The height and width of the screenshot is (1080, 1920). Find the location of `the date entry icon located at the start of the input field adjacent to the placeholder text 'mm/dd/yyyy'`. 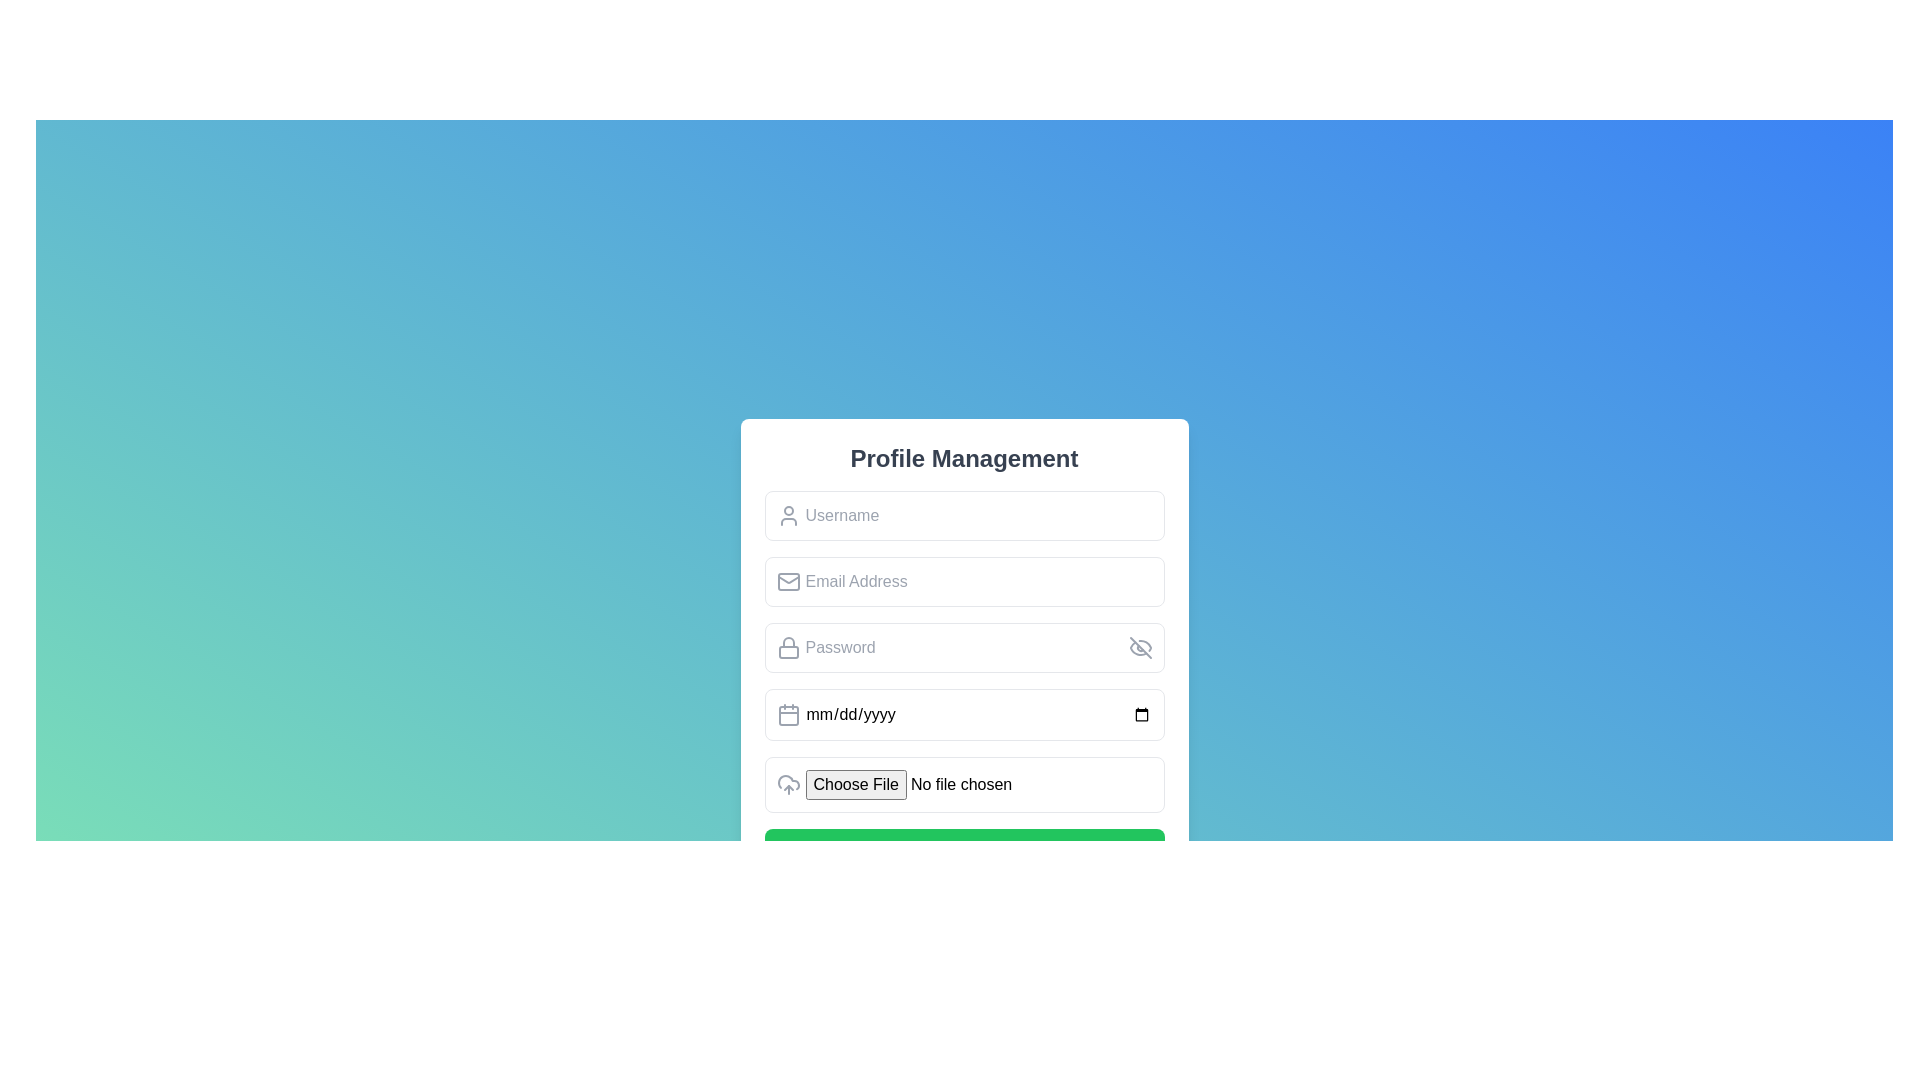

the date entry icon located at the start of the input field adjacent to the placeholder text 'mm/dd/yyyy' is located at coordinates (787, 713).